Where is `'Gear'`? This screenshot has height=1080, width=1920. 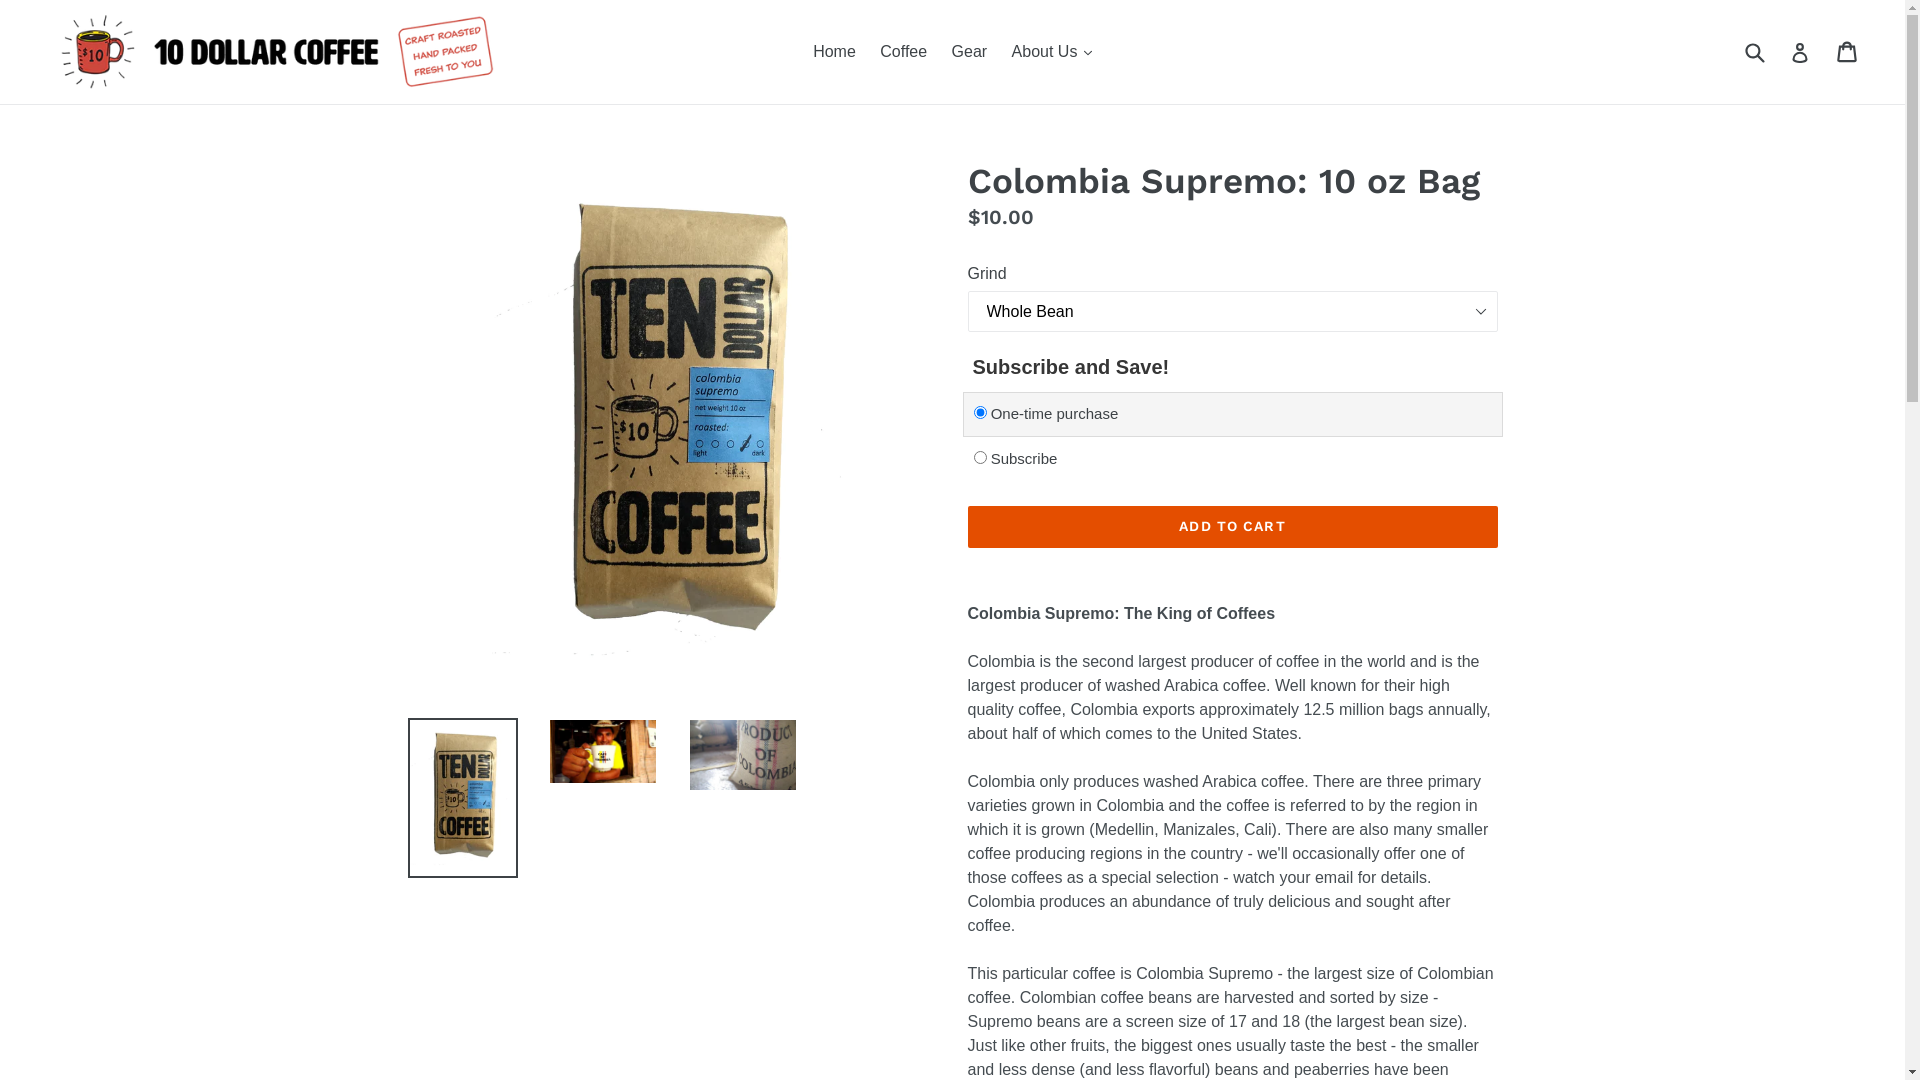 'Gear' is located at coordinates (969, 50).